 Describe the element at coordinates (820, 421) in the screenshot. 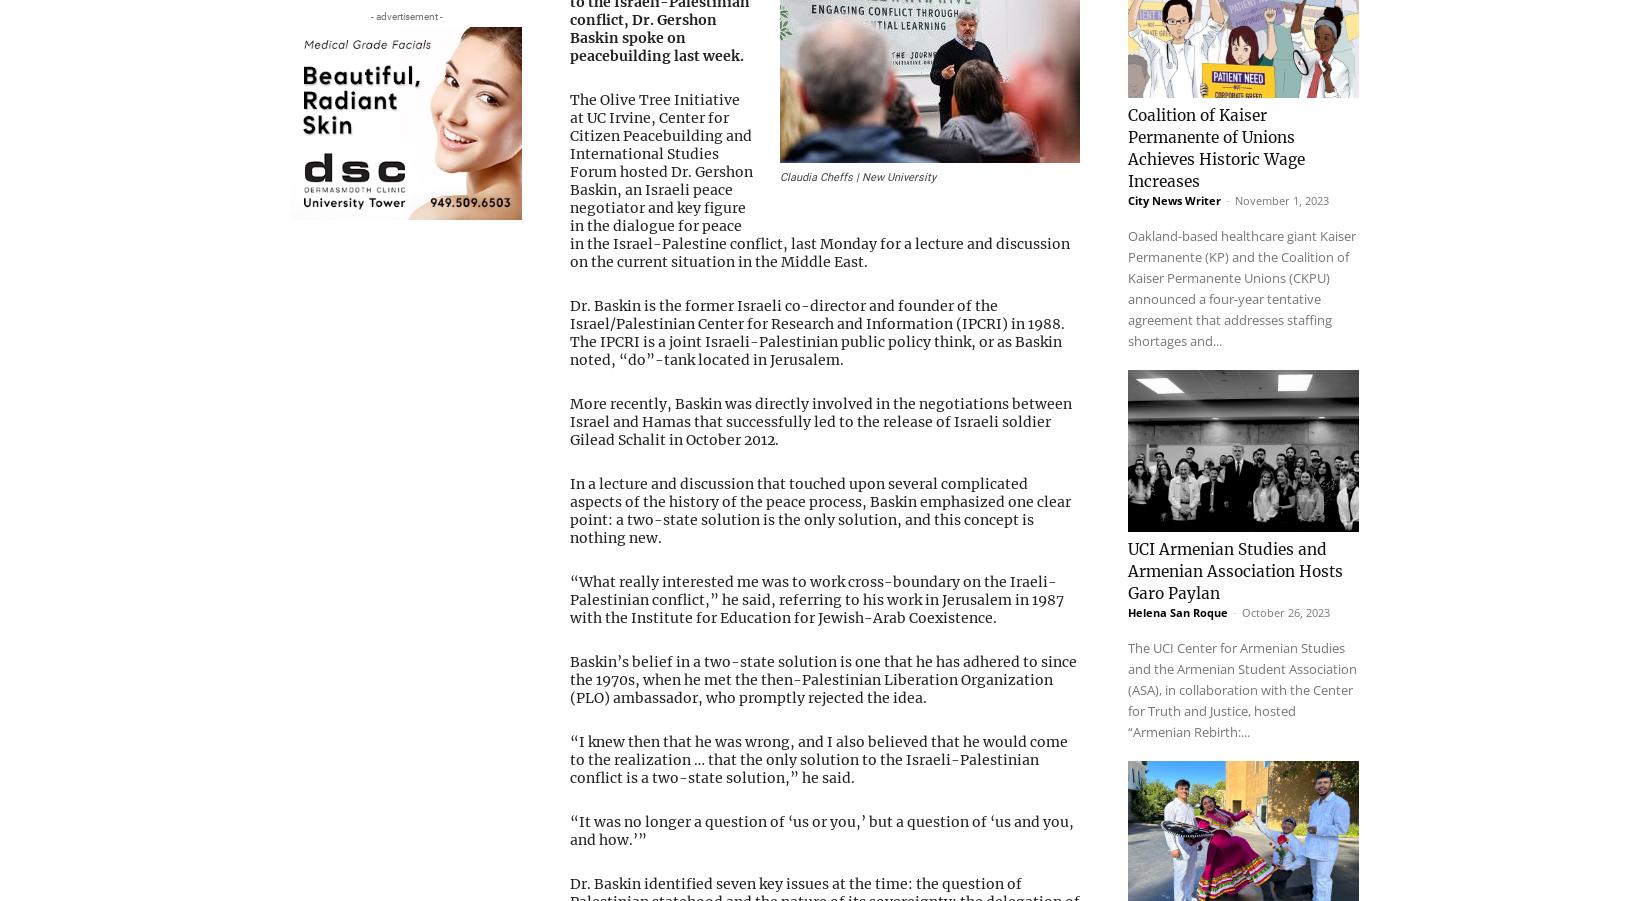

I see `'More recently, Baskin was directly involved in the negotiations between Israel and Hamas that successfully led to the release of Israeli soldier Gilead Schalit in October 2012.'` at that location.